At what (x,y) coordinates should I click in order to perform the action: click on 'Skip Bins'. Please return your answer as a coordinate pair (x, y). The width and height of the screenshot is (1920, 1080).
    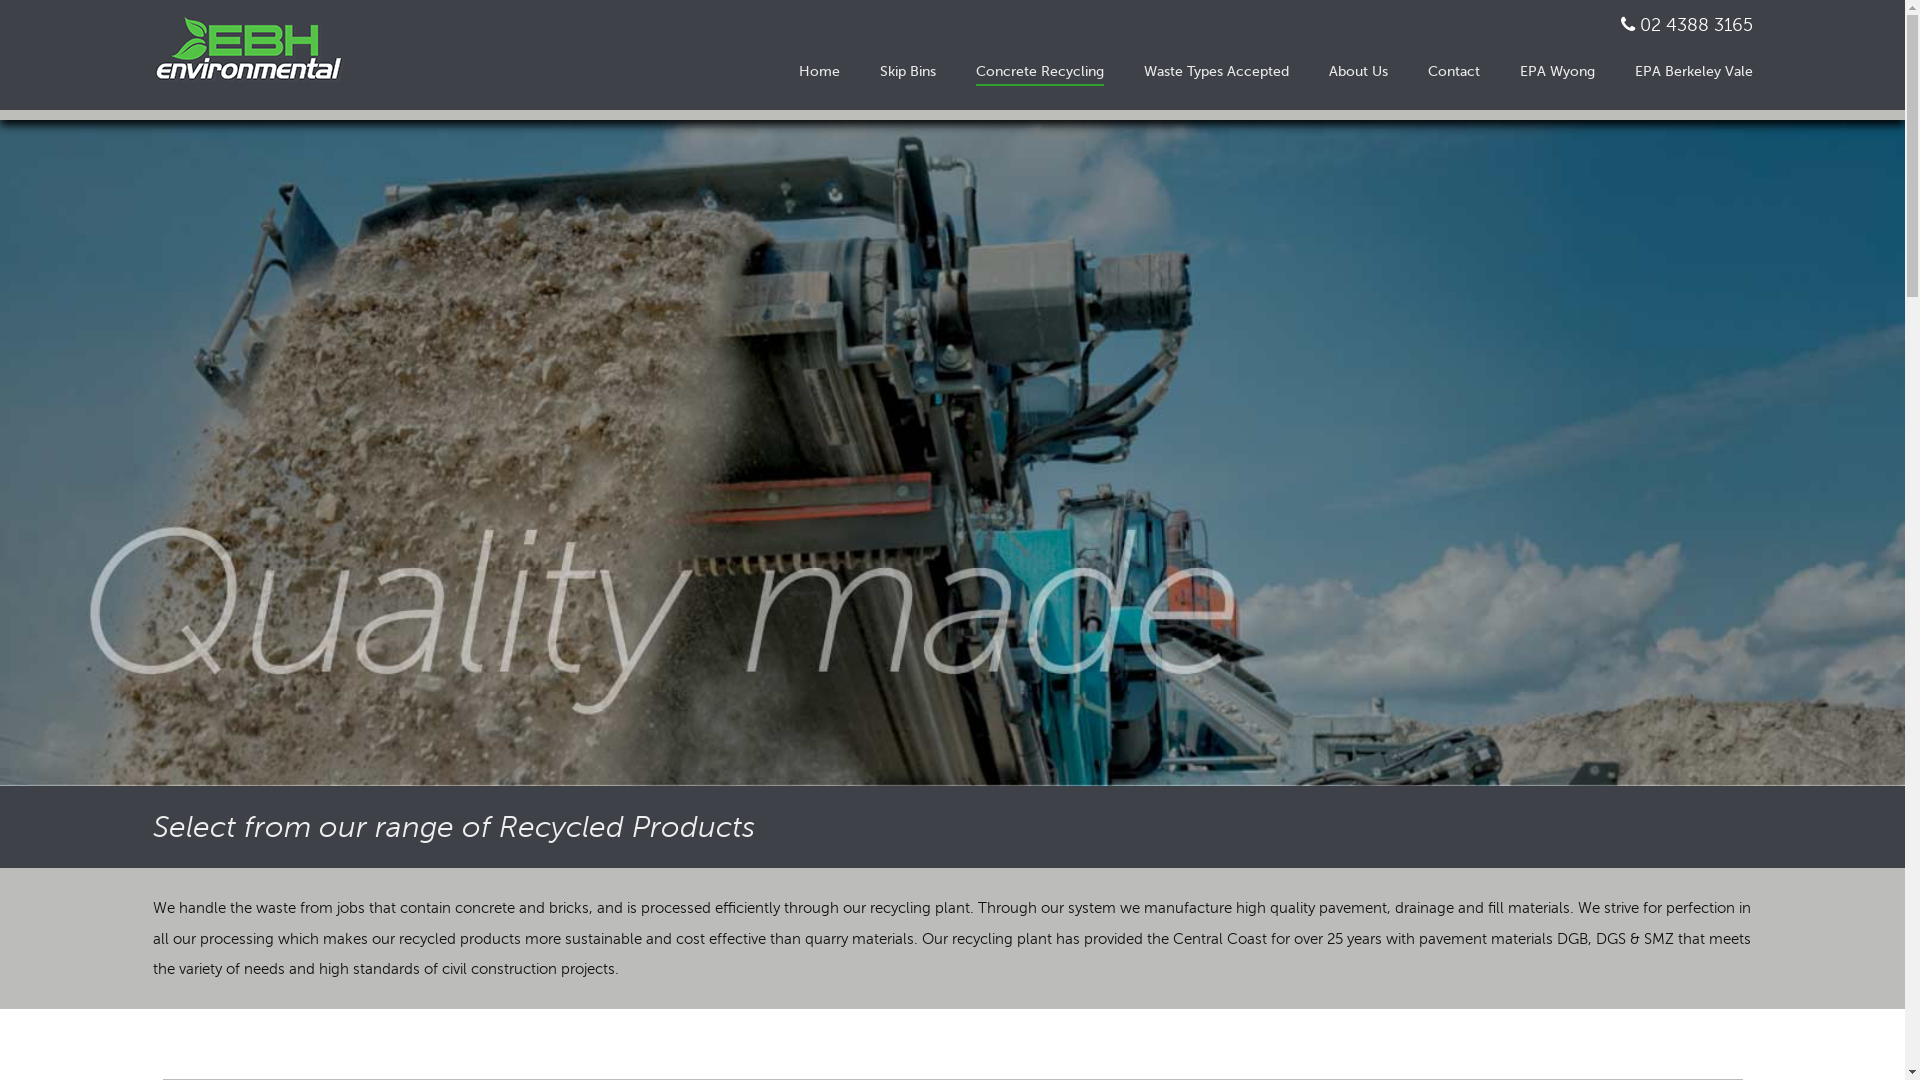
    Looking at the image, I should click on (879, 70).